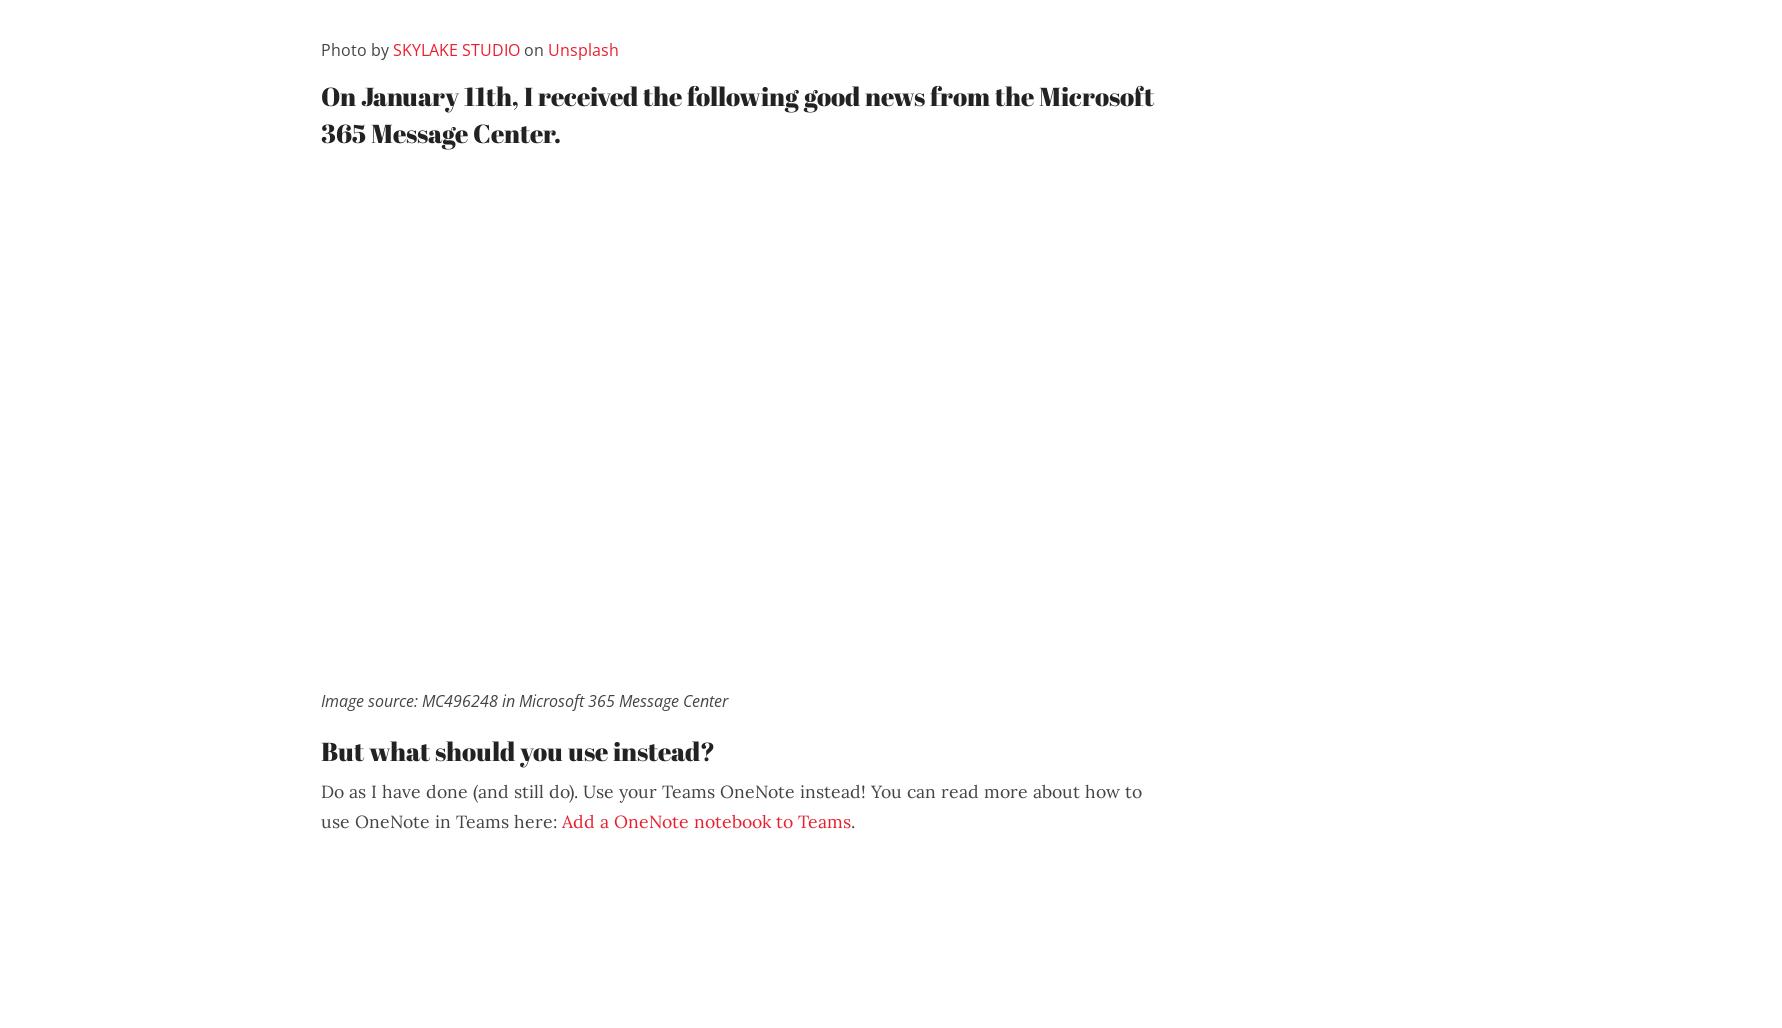 The width and height of the screenshot is (1782, 1028). What do you see at coordinates (355, 49) in the screenshot?
I see `'Photo by'` at bounding box center [355, 49].